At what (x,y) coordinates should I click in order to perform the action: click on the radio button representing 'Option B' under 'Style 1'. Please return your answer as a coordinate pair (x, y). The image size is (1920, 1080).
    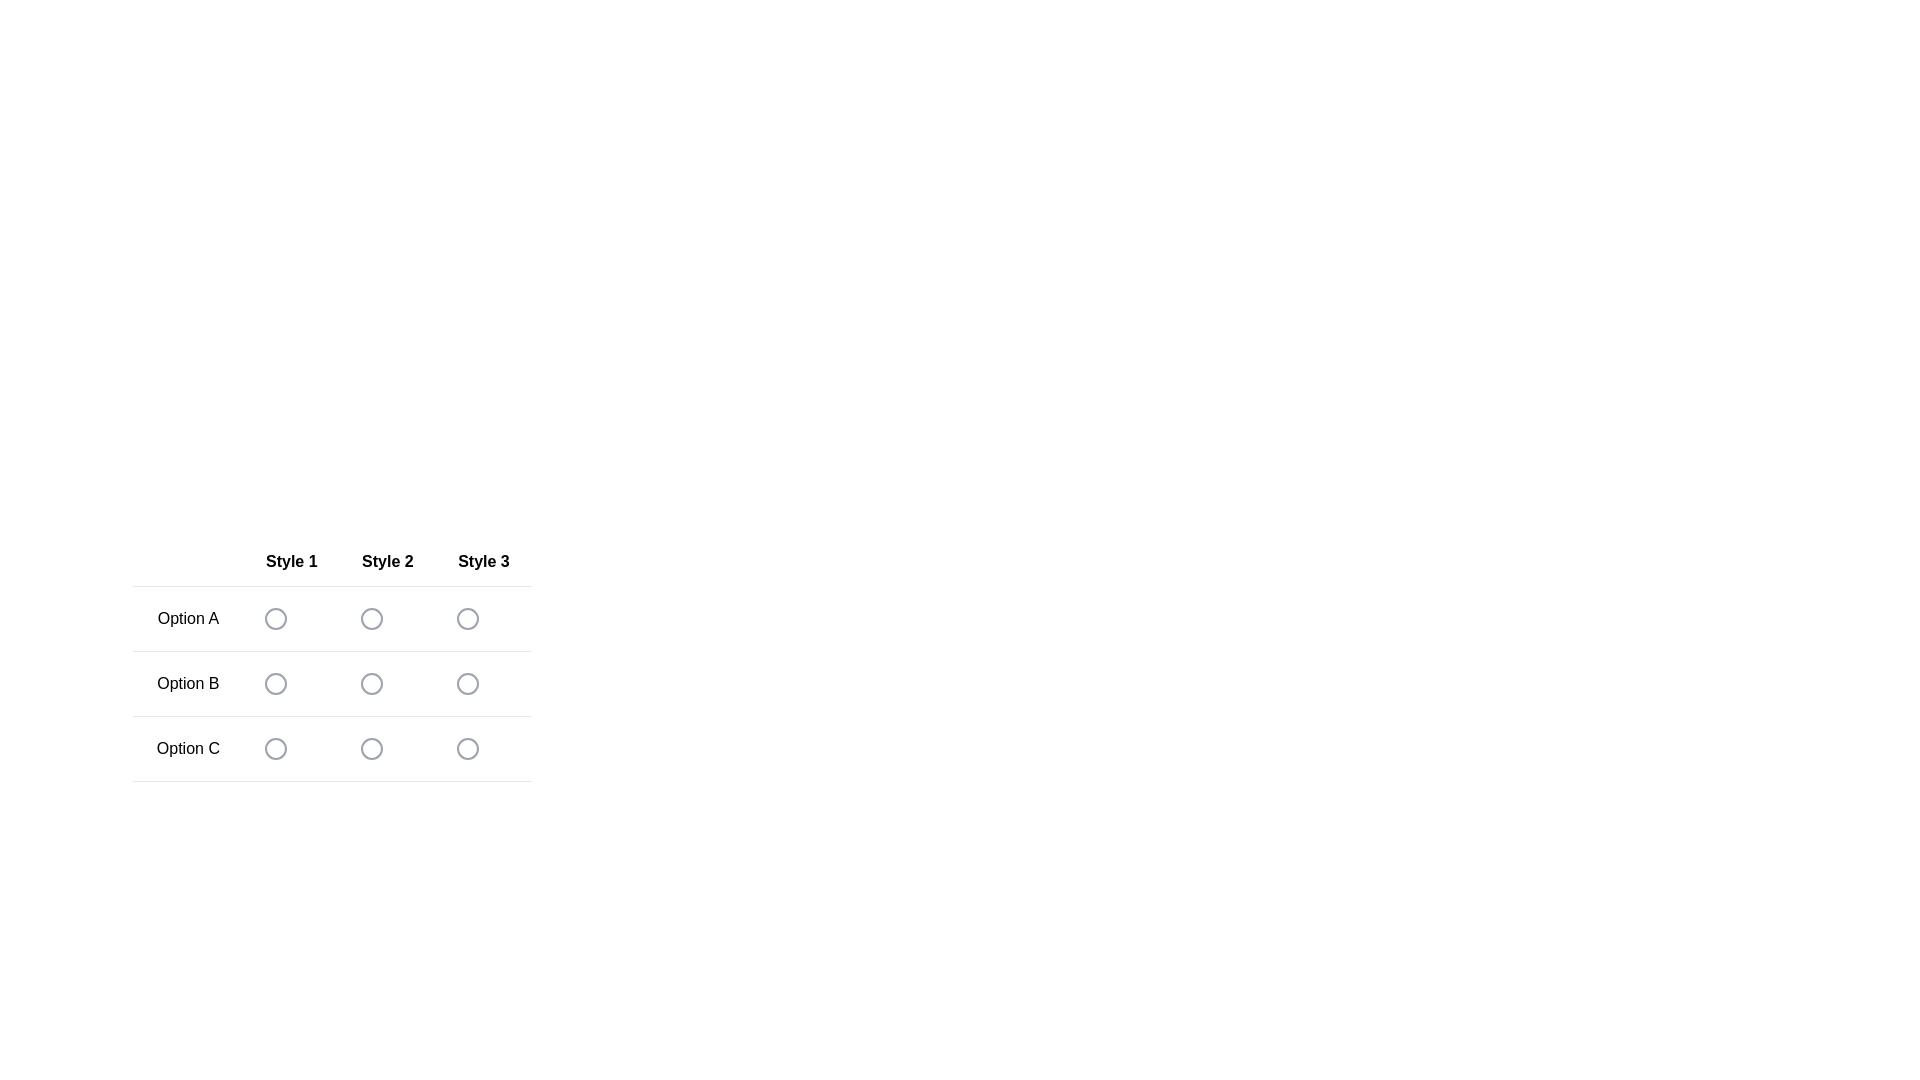
    Looking at the image, I should click on (290, 682).